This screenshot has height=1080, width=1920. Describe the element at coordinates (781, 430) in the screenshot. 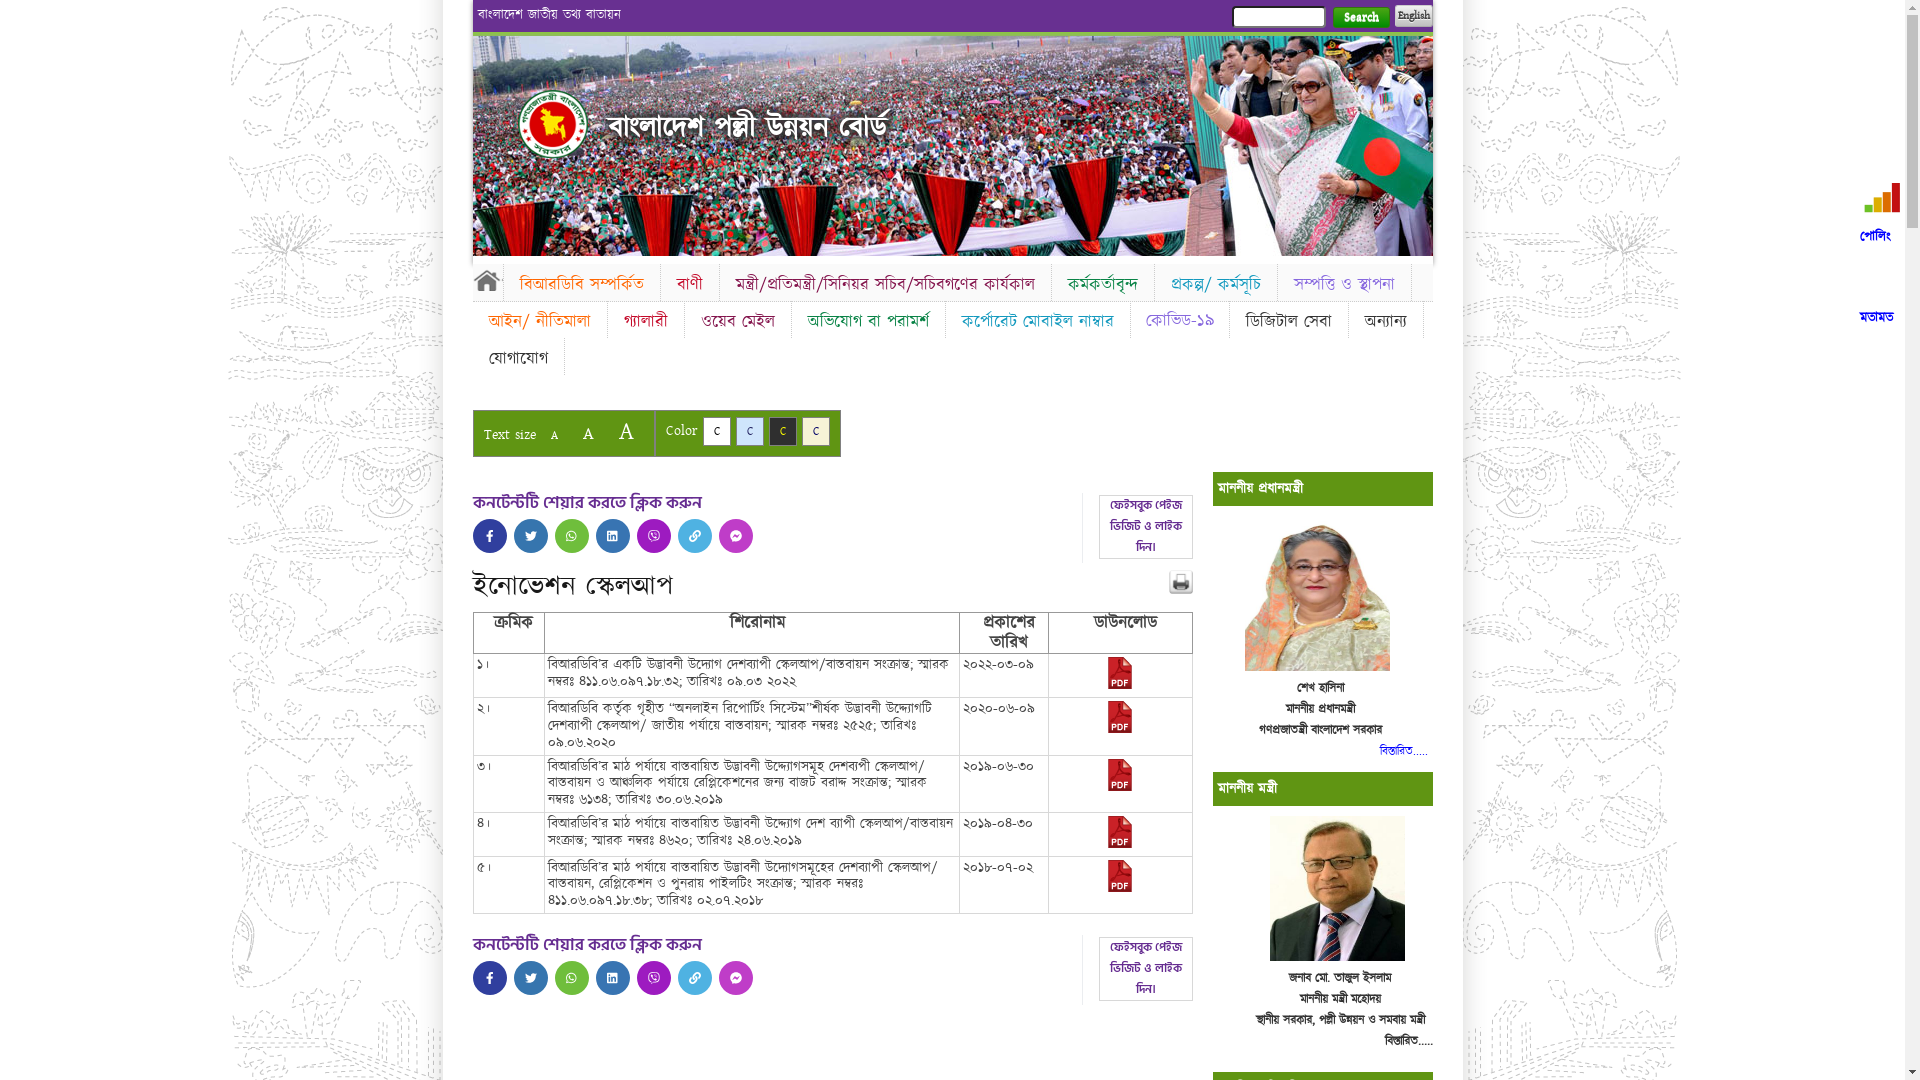

I see `'C'` at that location.